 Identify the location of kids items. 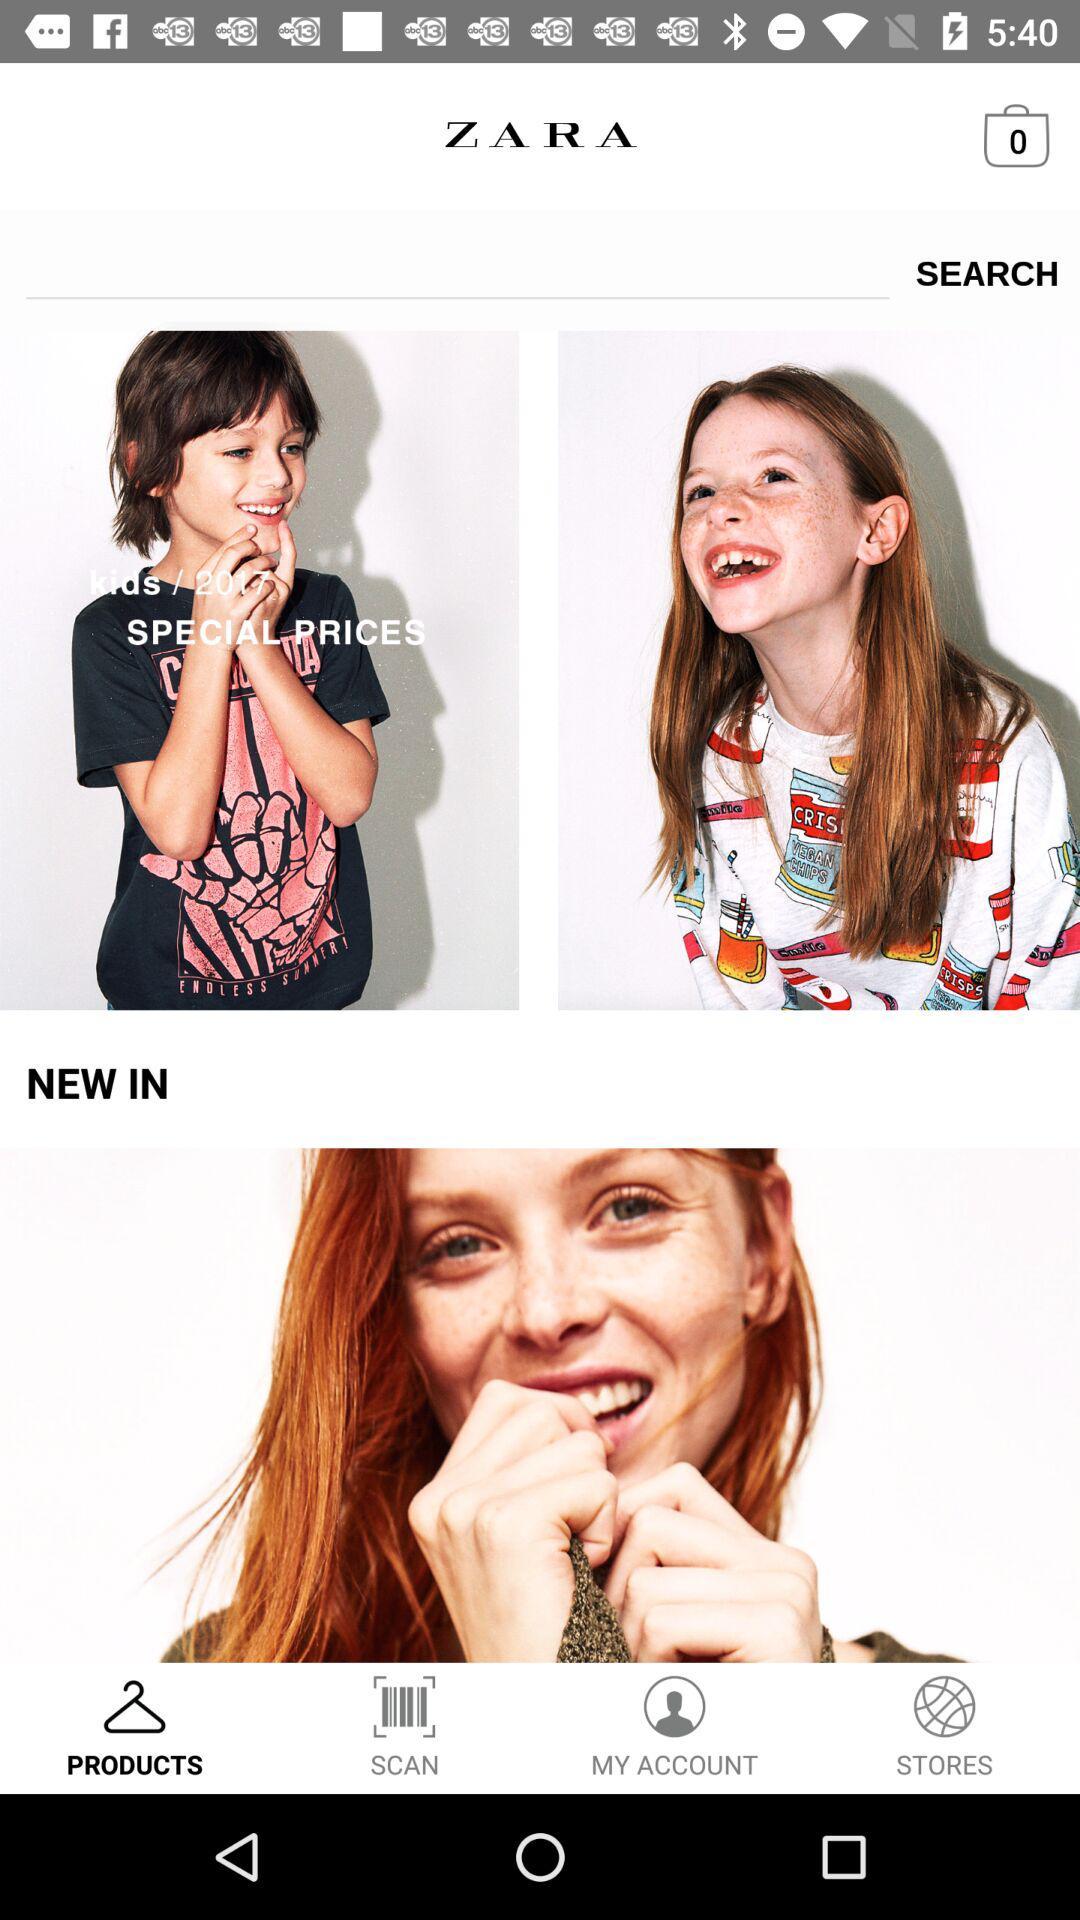
(540, 666).